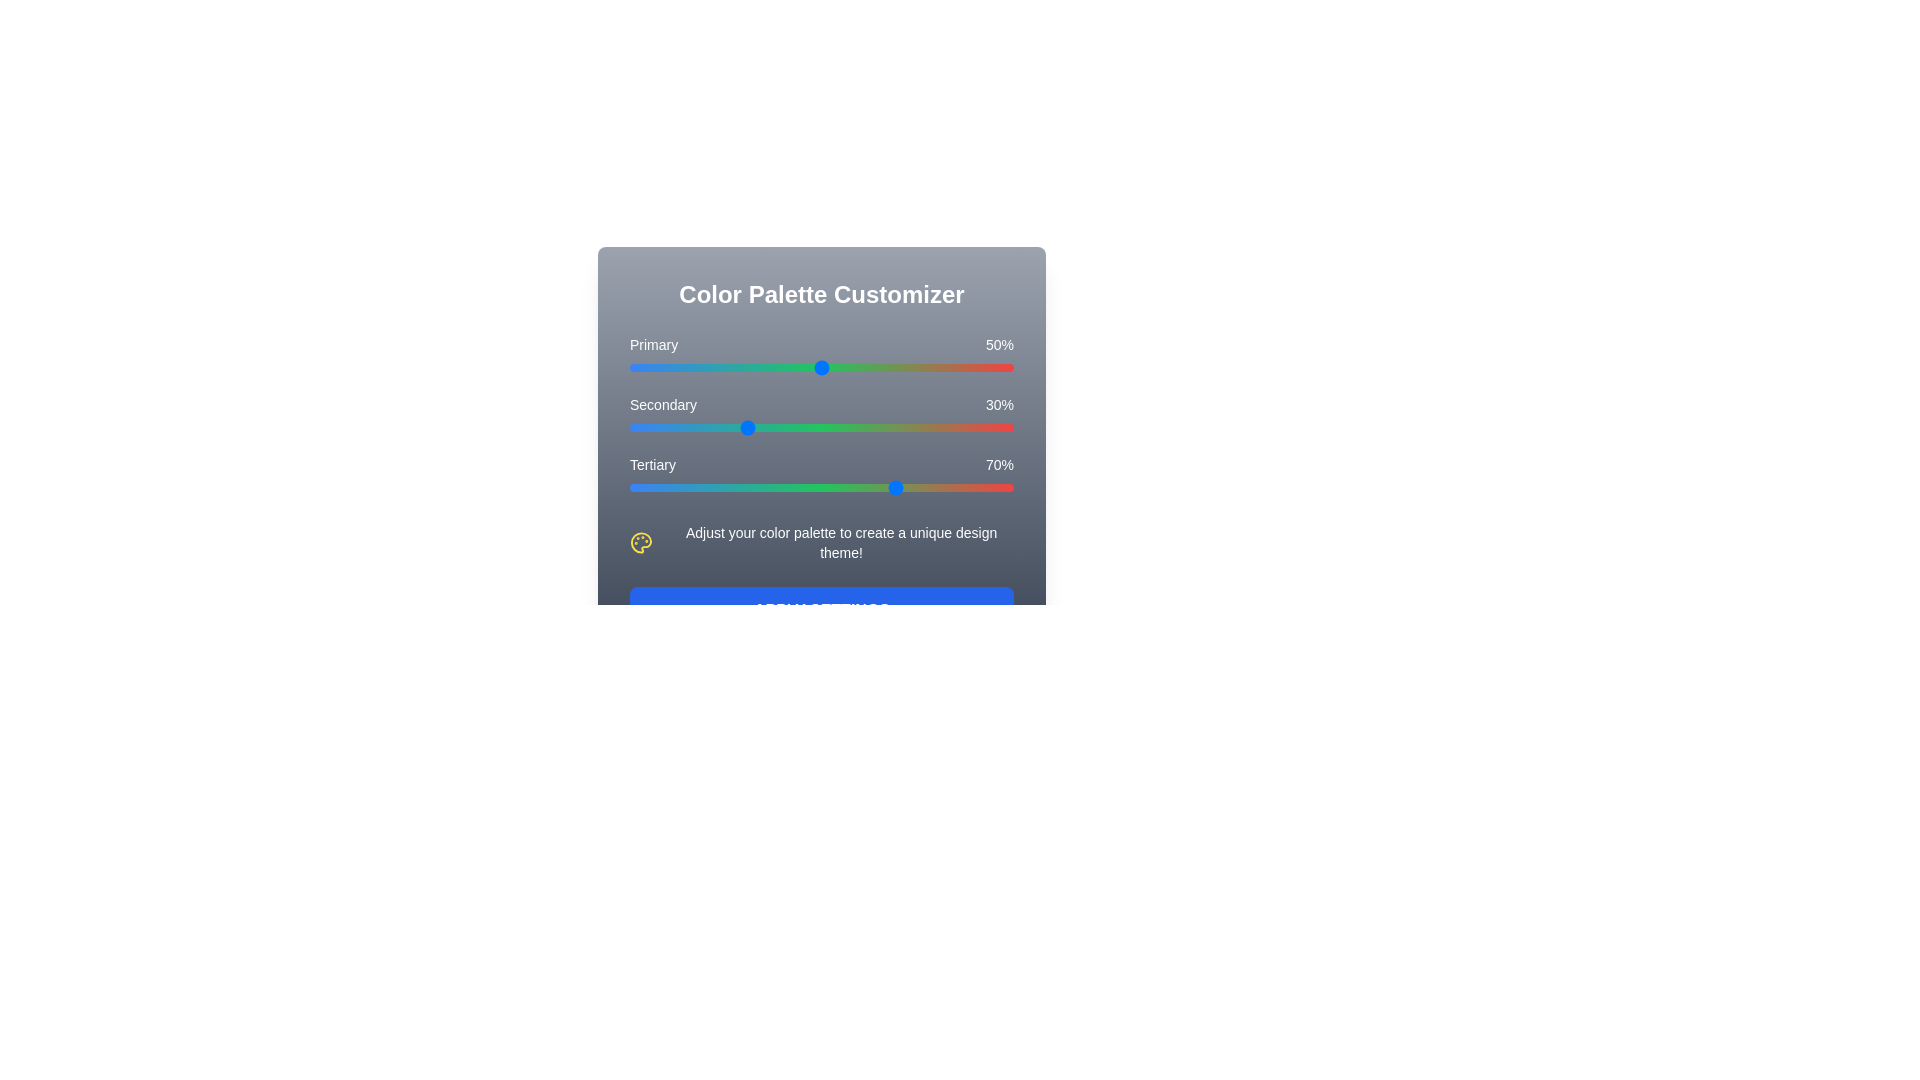 This screenshot has height=1080, width=1920. What do you see at coordinates (990, 488) in the screenshot?
I see `the tertiary slider` at bounding box center [990, 488].